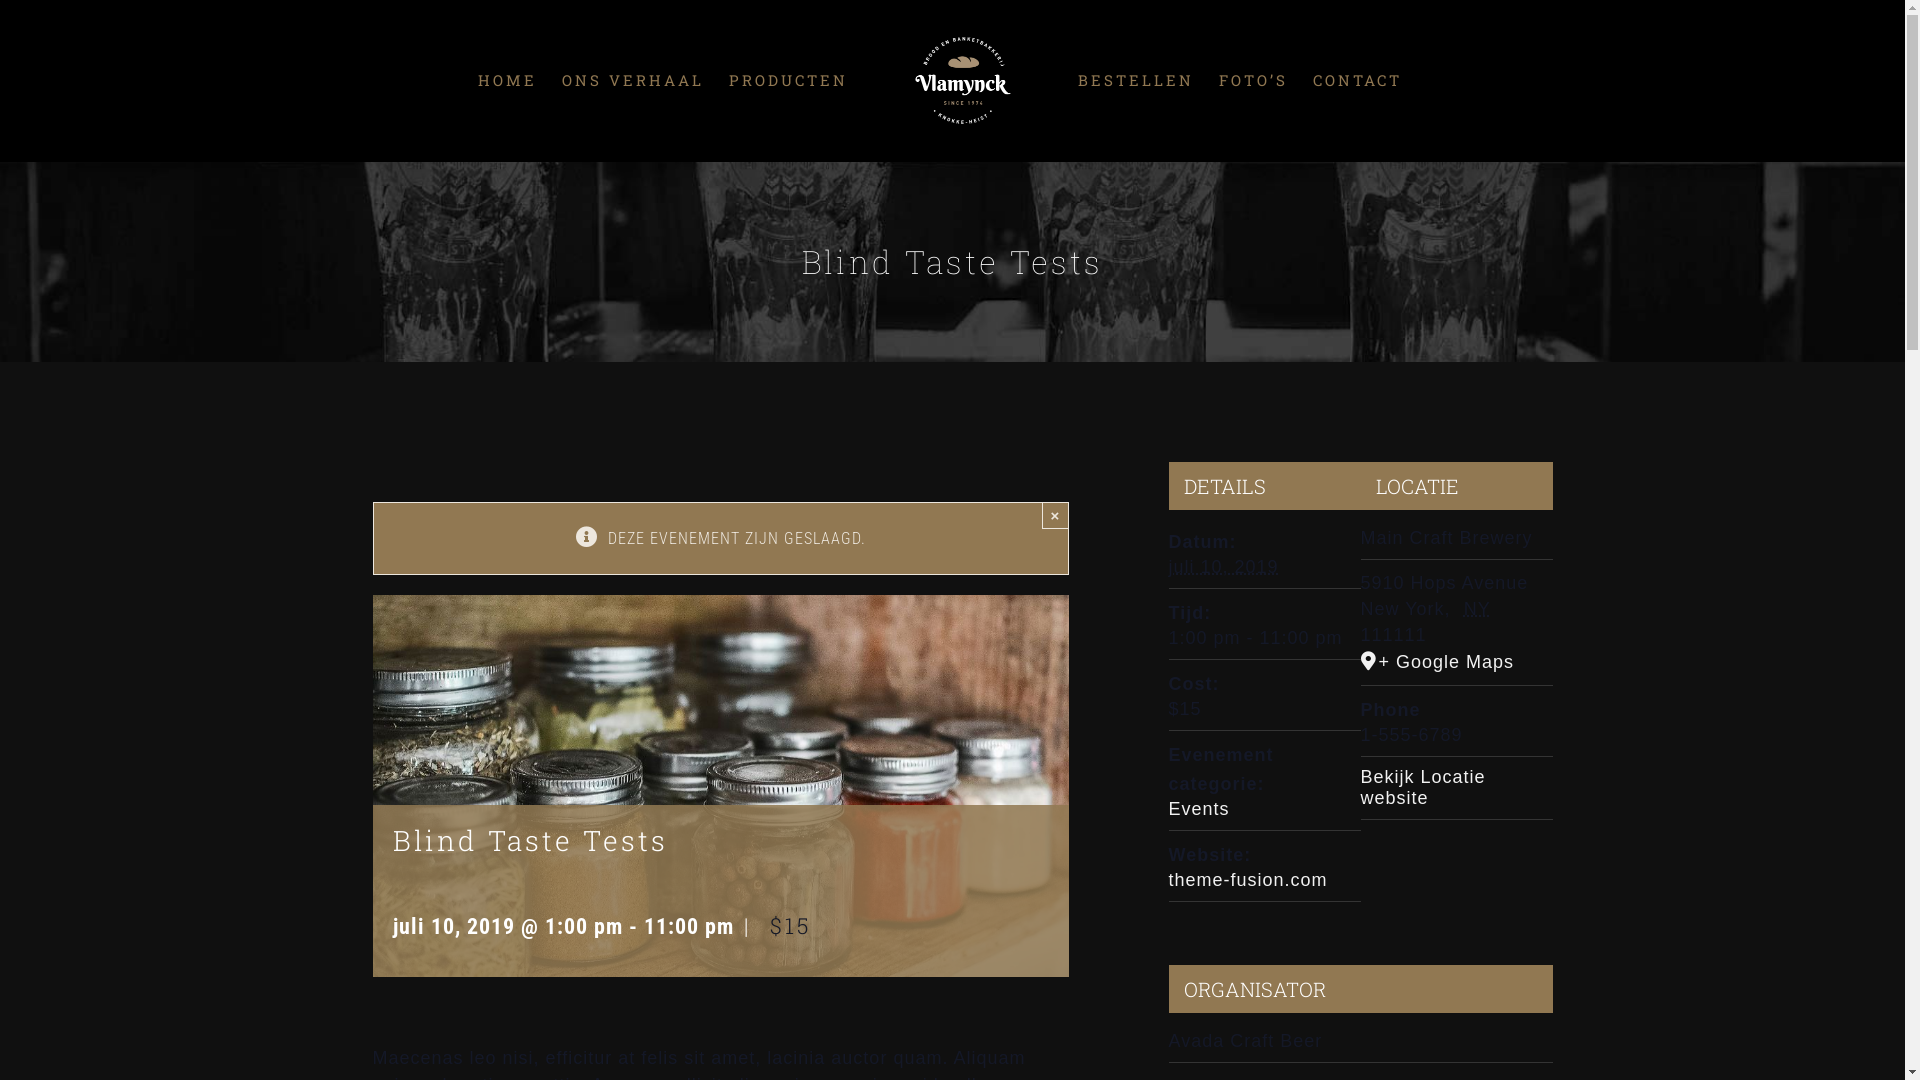  Describe the element at coordinates (477, 80) in the screenshot. I see `'HOME'` at that location.